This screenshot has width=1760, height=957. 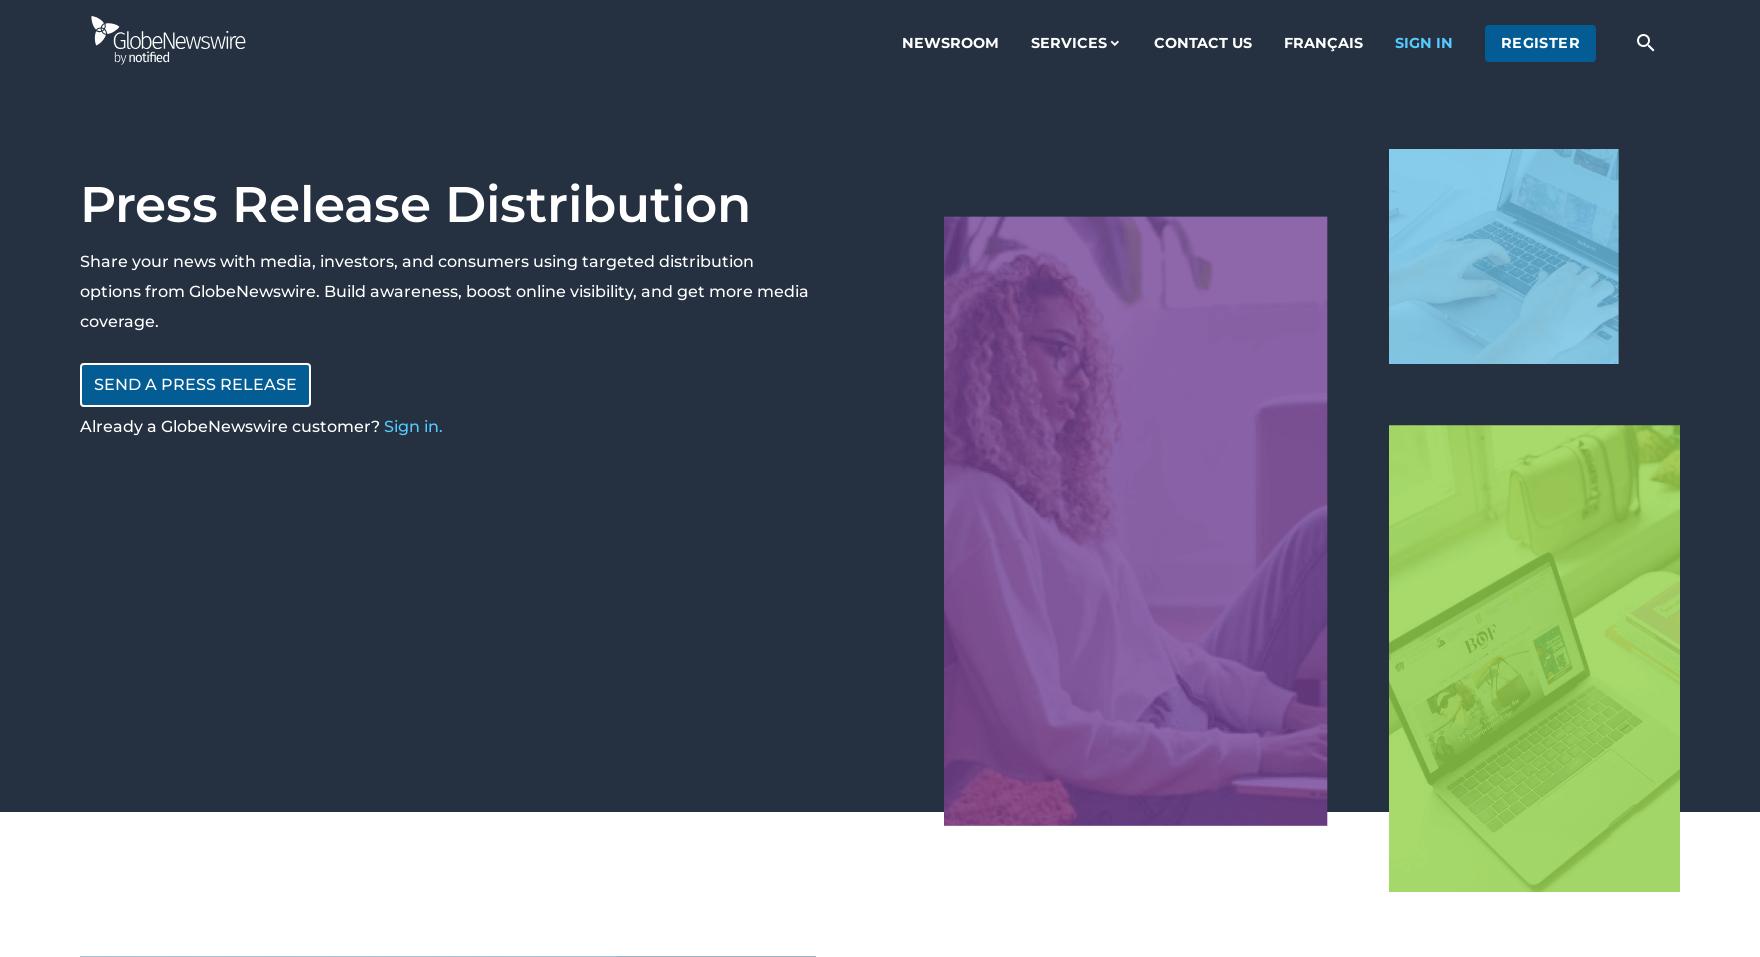 What do you see at coordinates (1540, 41) in the screenshot?
I see `'register'` at bounding box center [1540, 41].